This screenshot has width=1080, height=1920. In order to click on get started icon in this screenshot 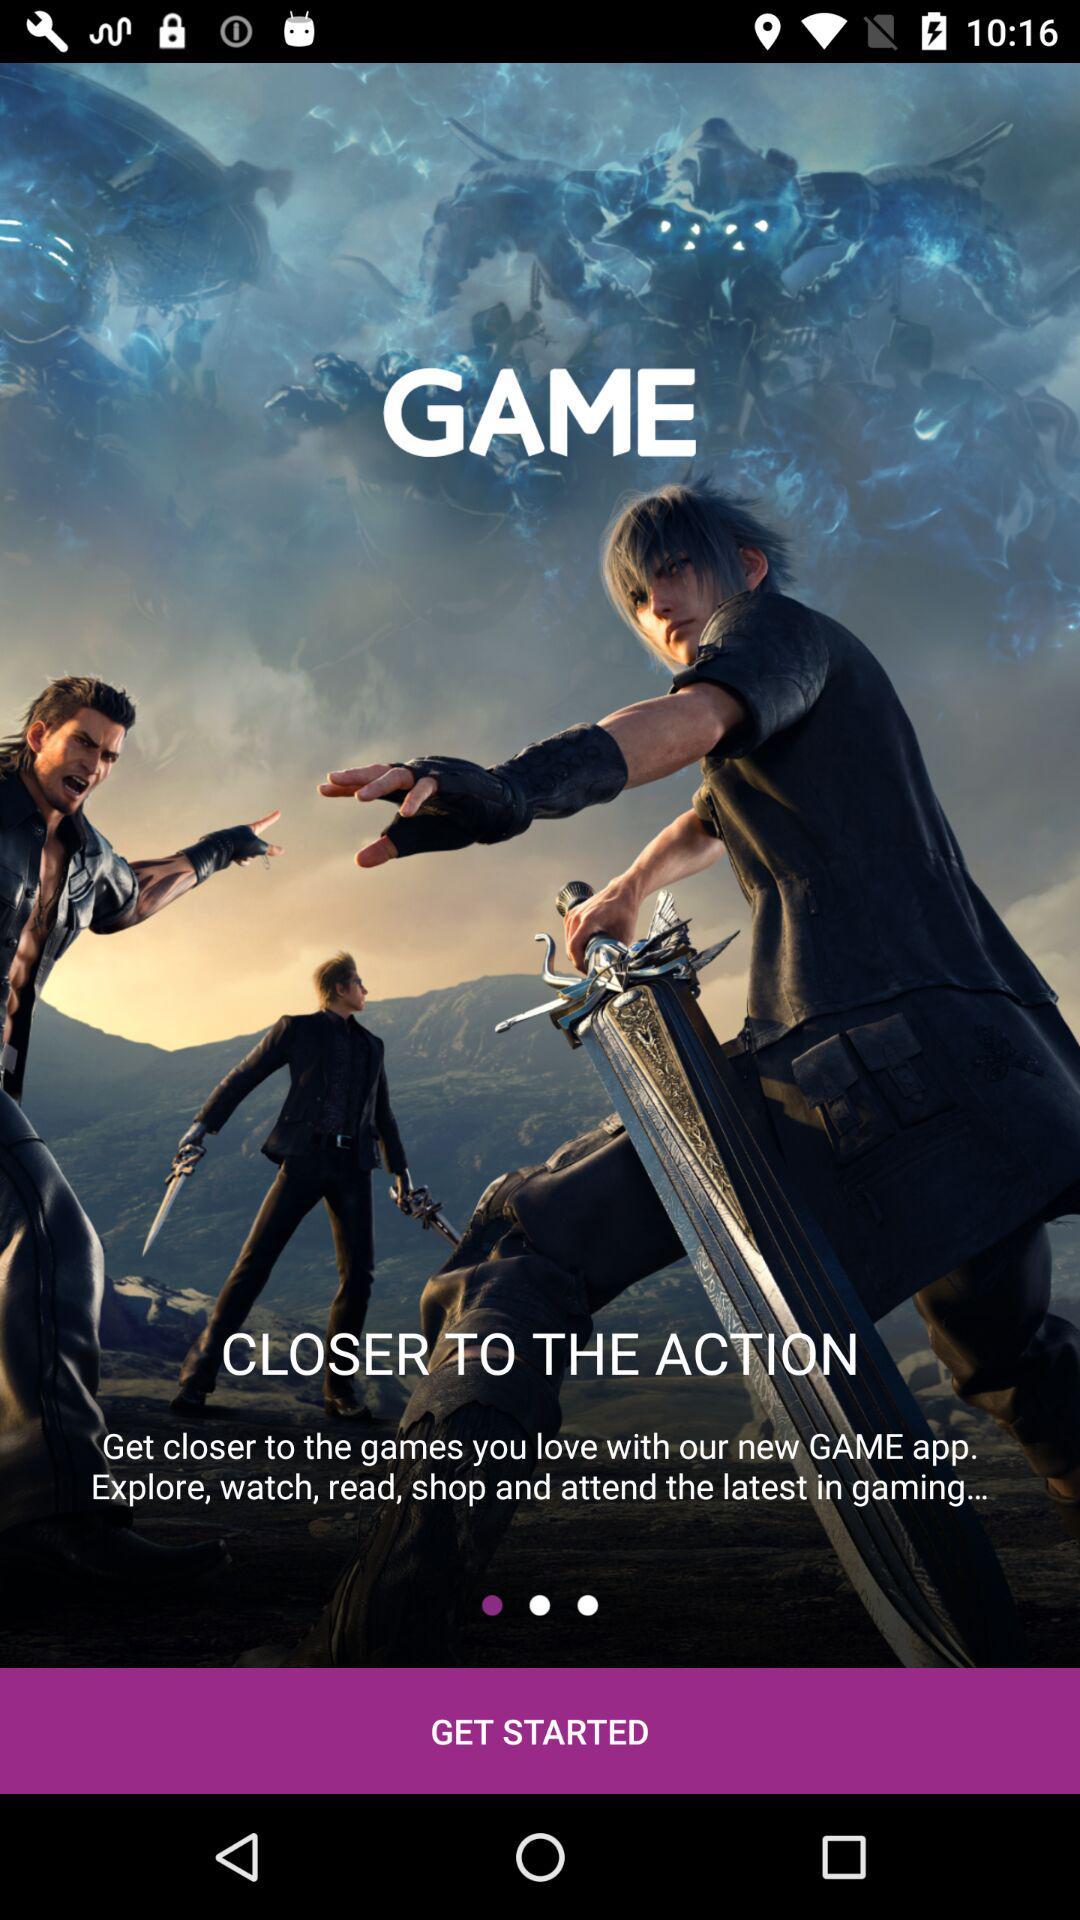, I will do `click(540, 1730)`.